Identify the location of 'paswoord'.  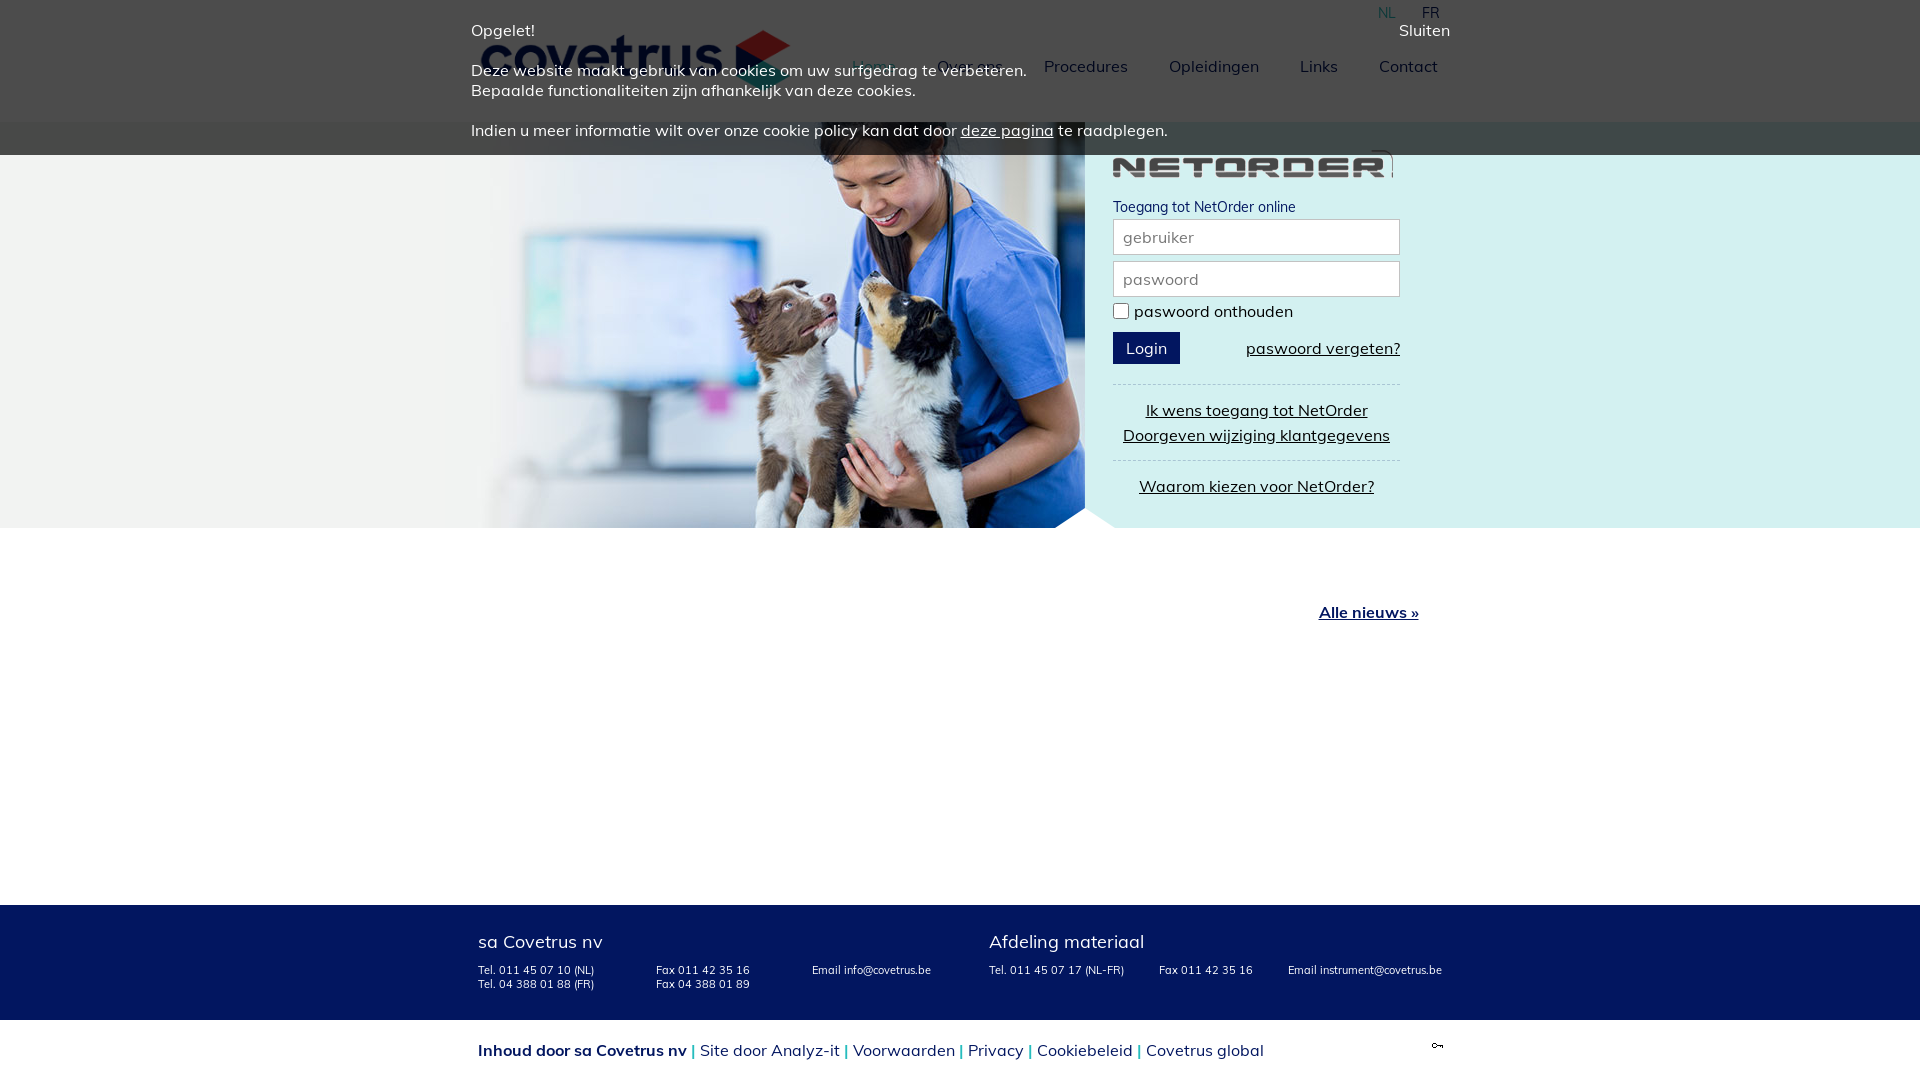
(1161, 278).